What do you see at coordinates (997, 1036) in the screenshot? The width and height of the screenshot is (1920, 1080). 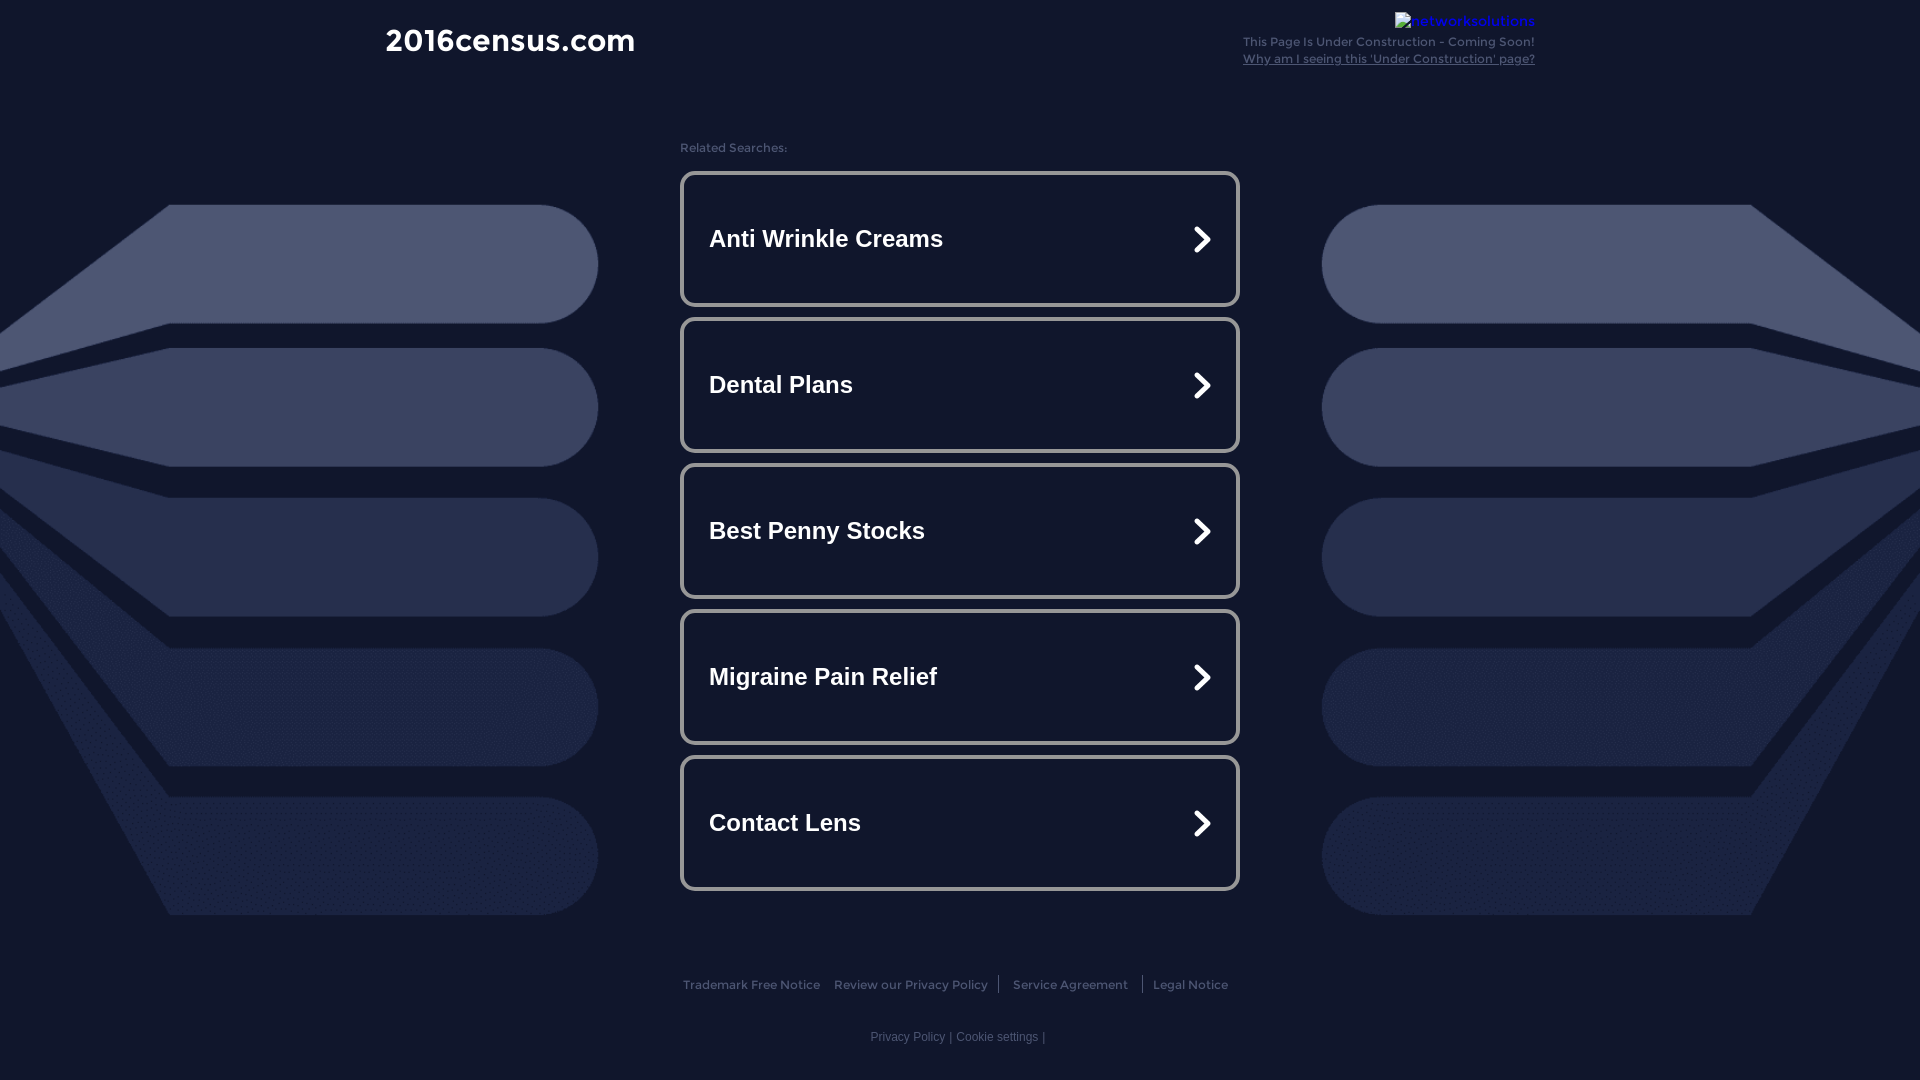 I see `'Cookie settings'` at bounding box center [997, 1036].